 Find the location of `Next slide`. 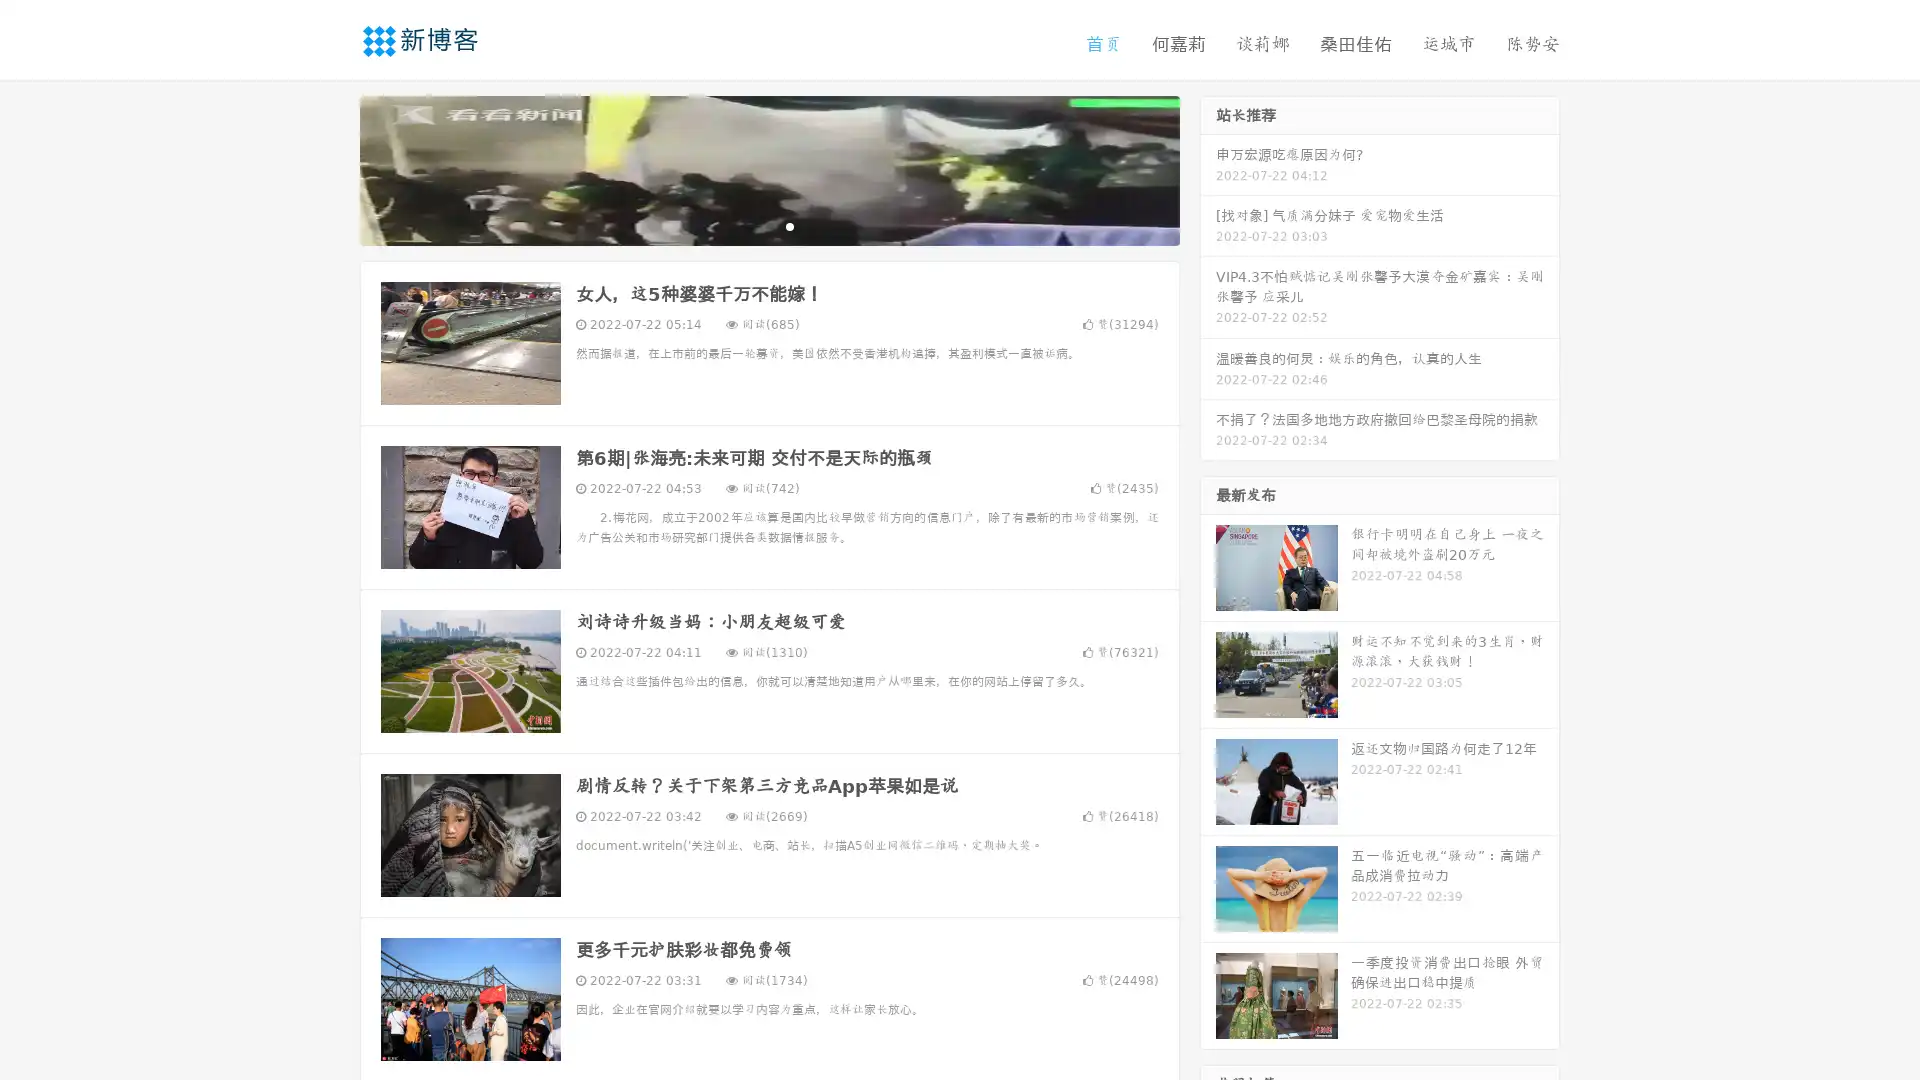

Next slide is located at coordinates (1208, 168).